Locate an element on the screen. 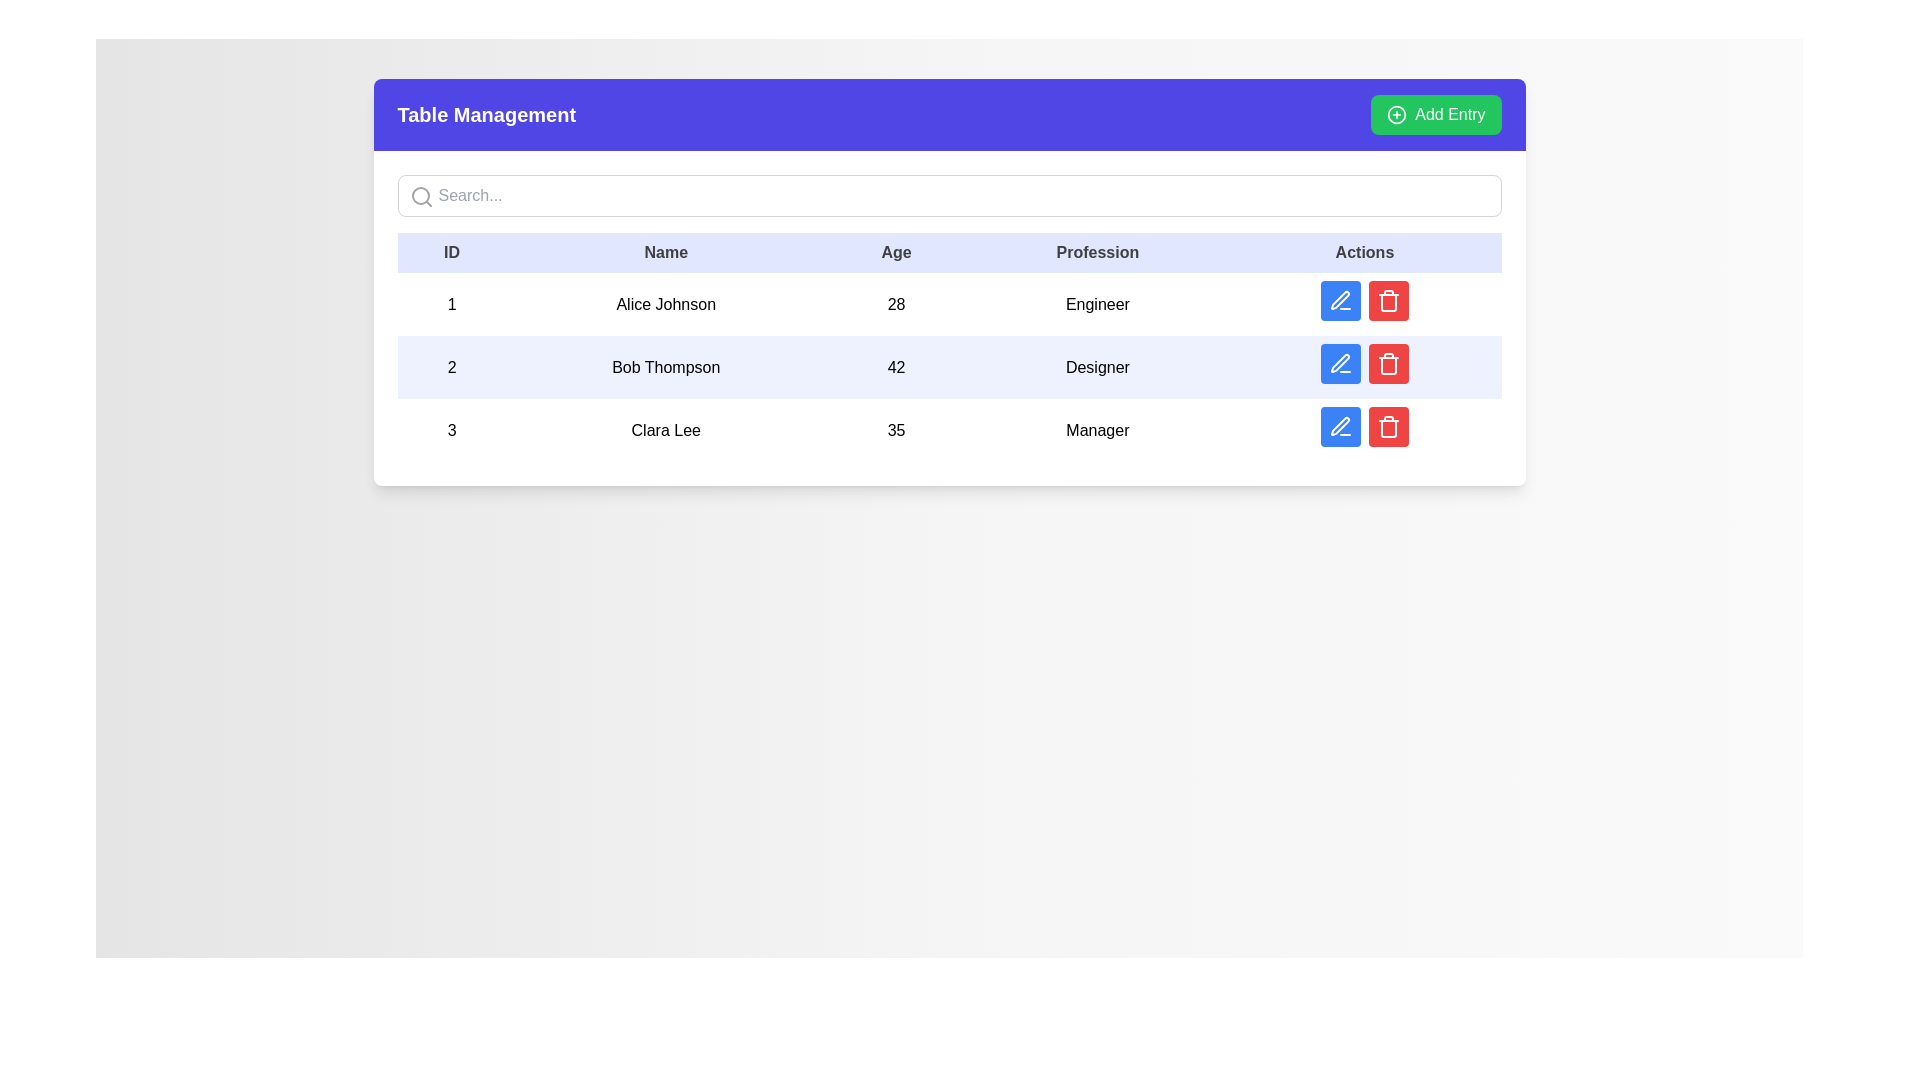 The image size is (1920, 1080). the icon representing the 'Add Entry' action, which is part of a green button located near the top-right corner of the interface is located at coordinates (1396, 115).